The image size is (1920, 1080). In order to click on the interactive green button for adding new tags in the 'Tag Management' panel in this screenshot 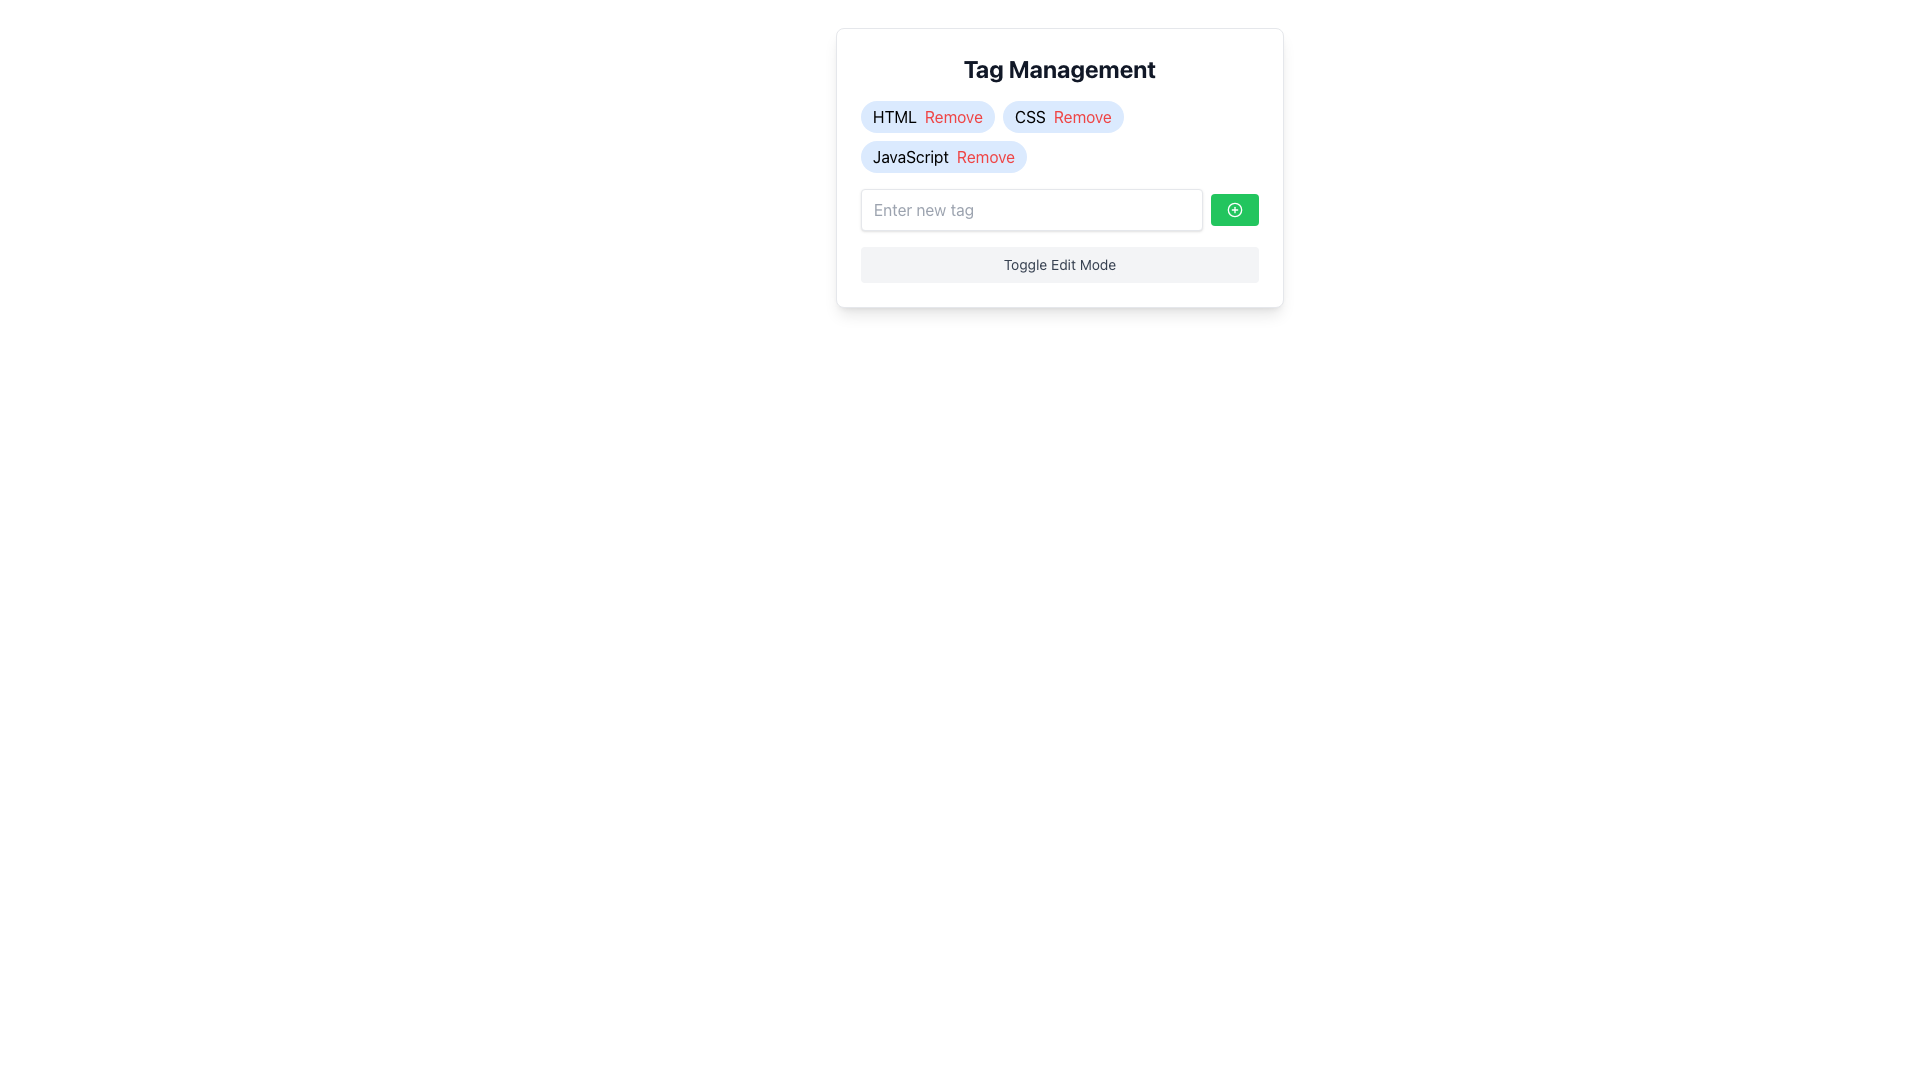, I will do `click(1059, 209)`.